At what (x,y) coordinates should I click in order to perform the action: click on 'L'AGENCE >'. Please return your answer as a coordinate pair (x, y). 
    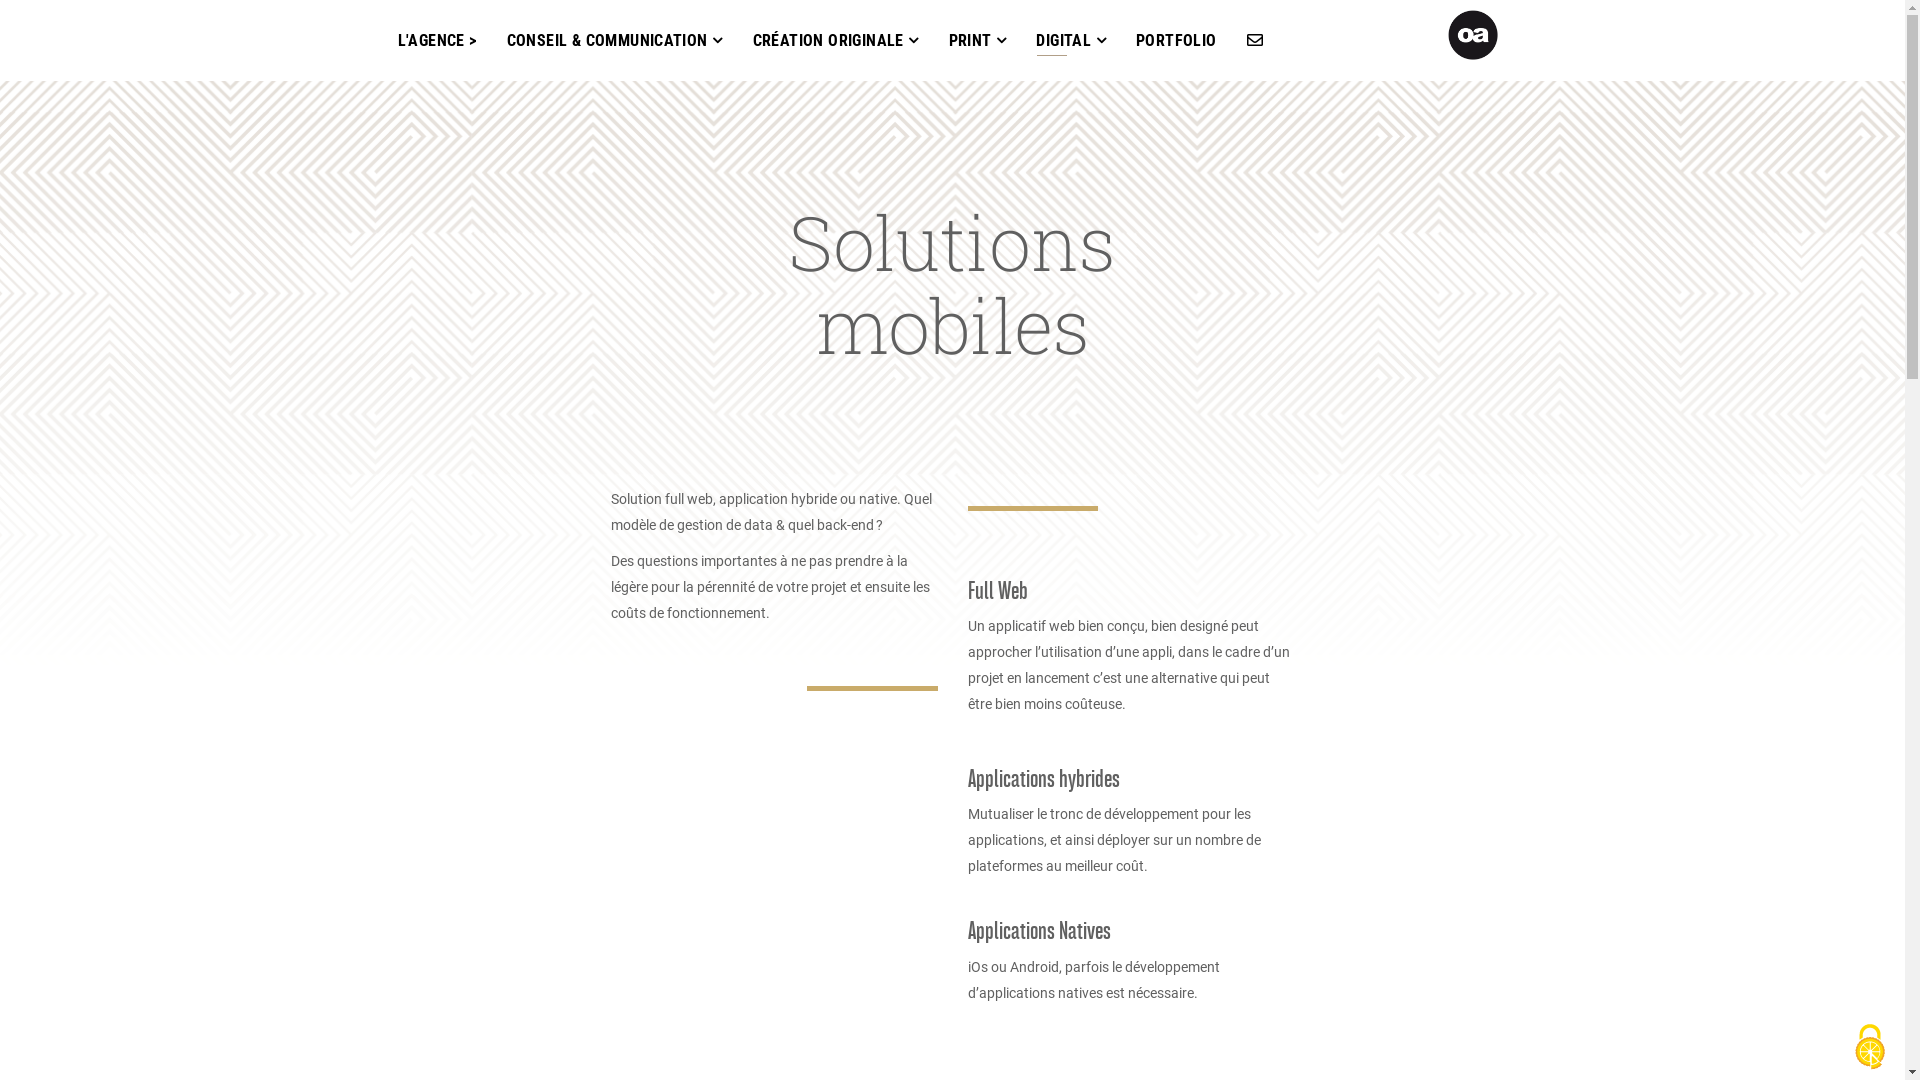
    Looking at the image, I should click on (435, 41).